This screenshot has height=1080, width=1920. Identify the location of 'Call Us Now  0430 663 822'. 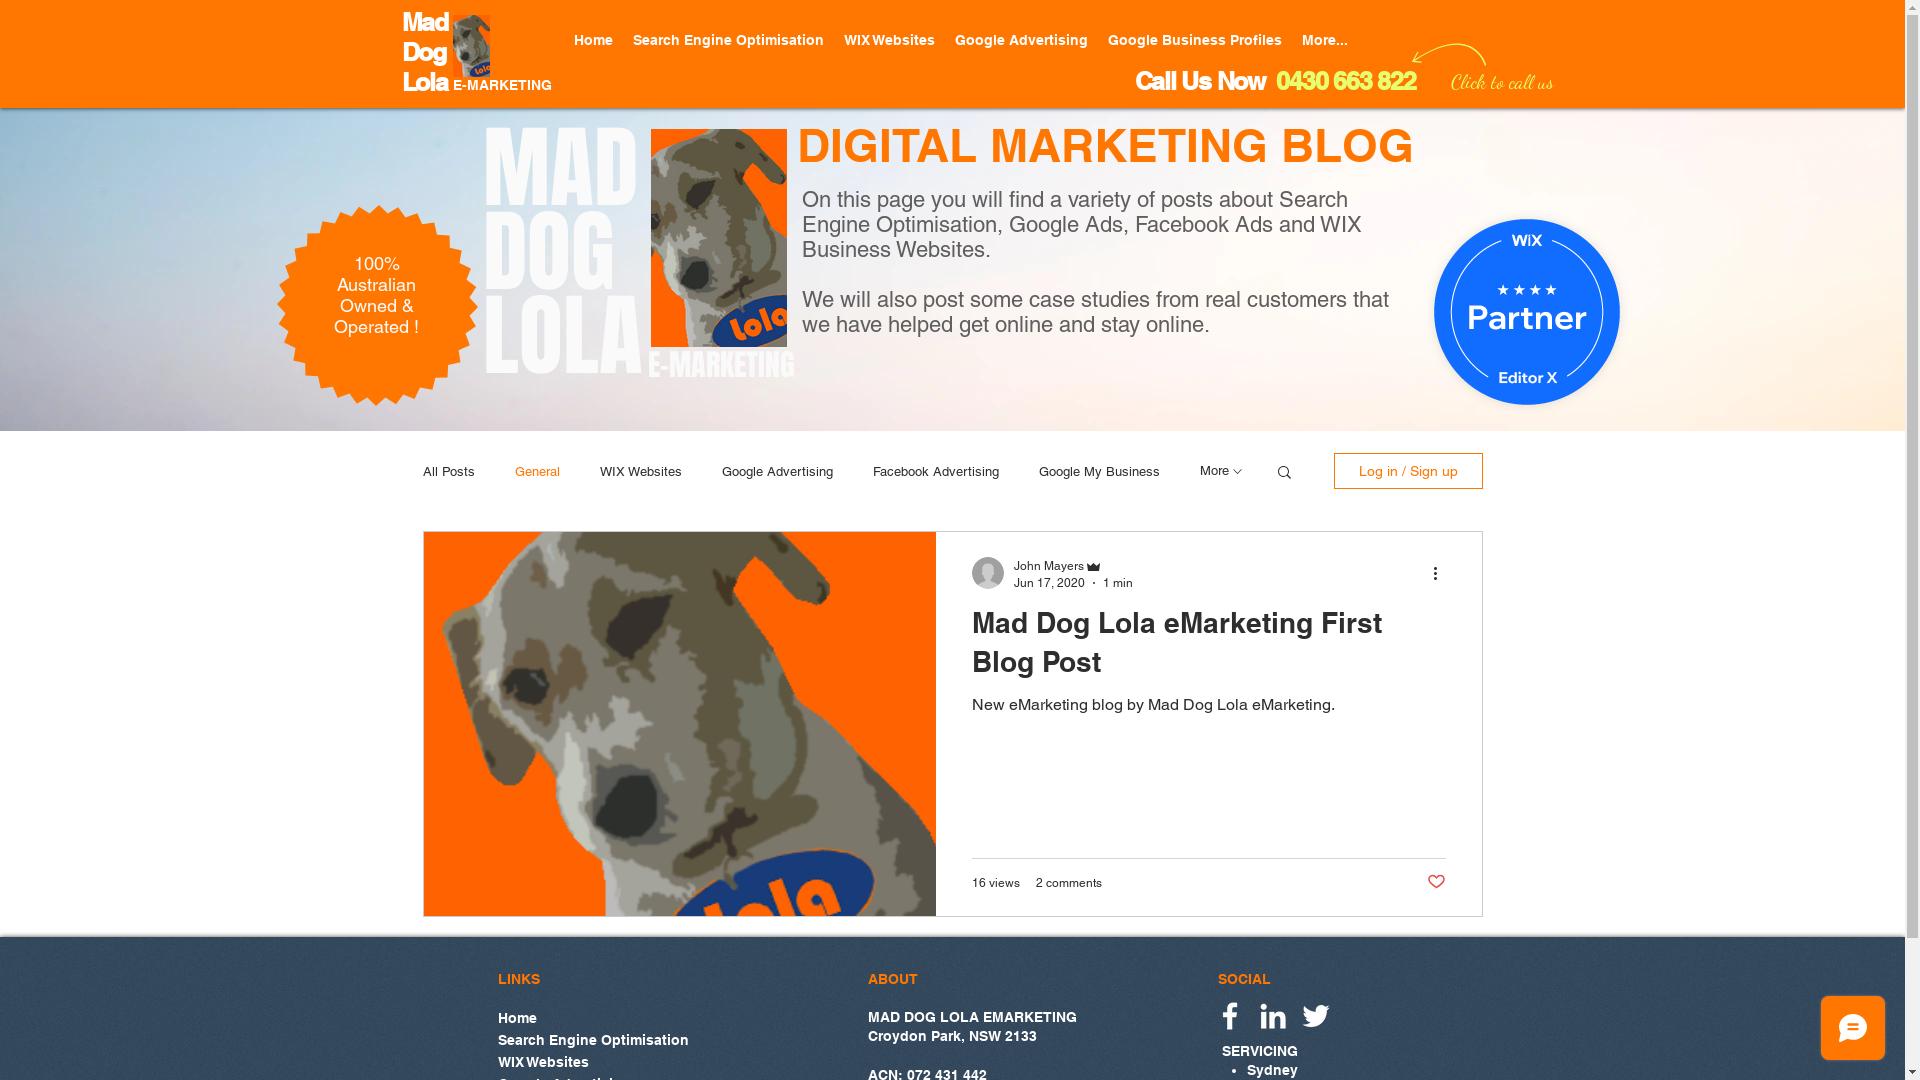
(1273, 80).